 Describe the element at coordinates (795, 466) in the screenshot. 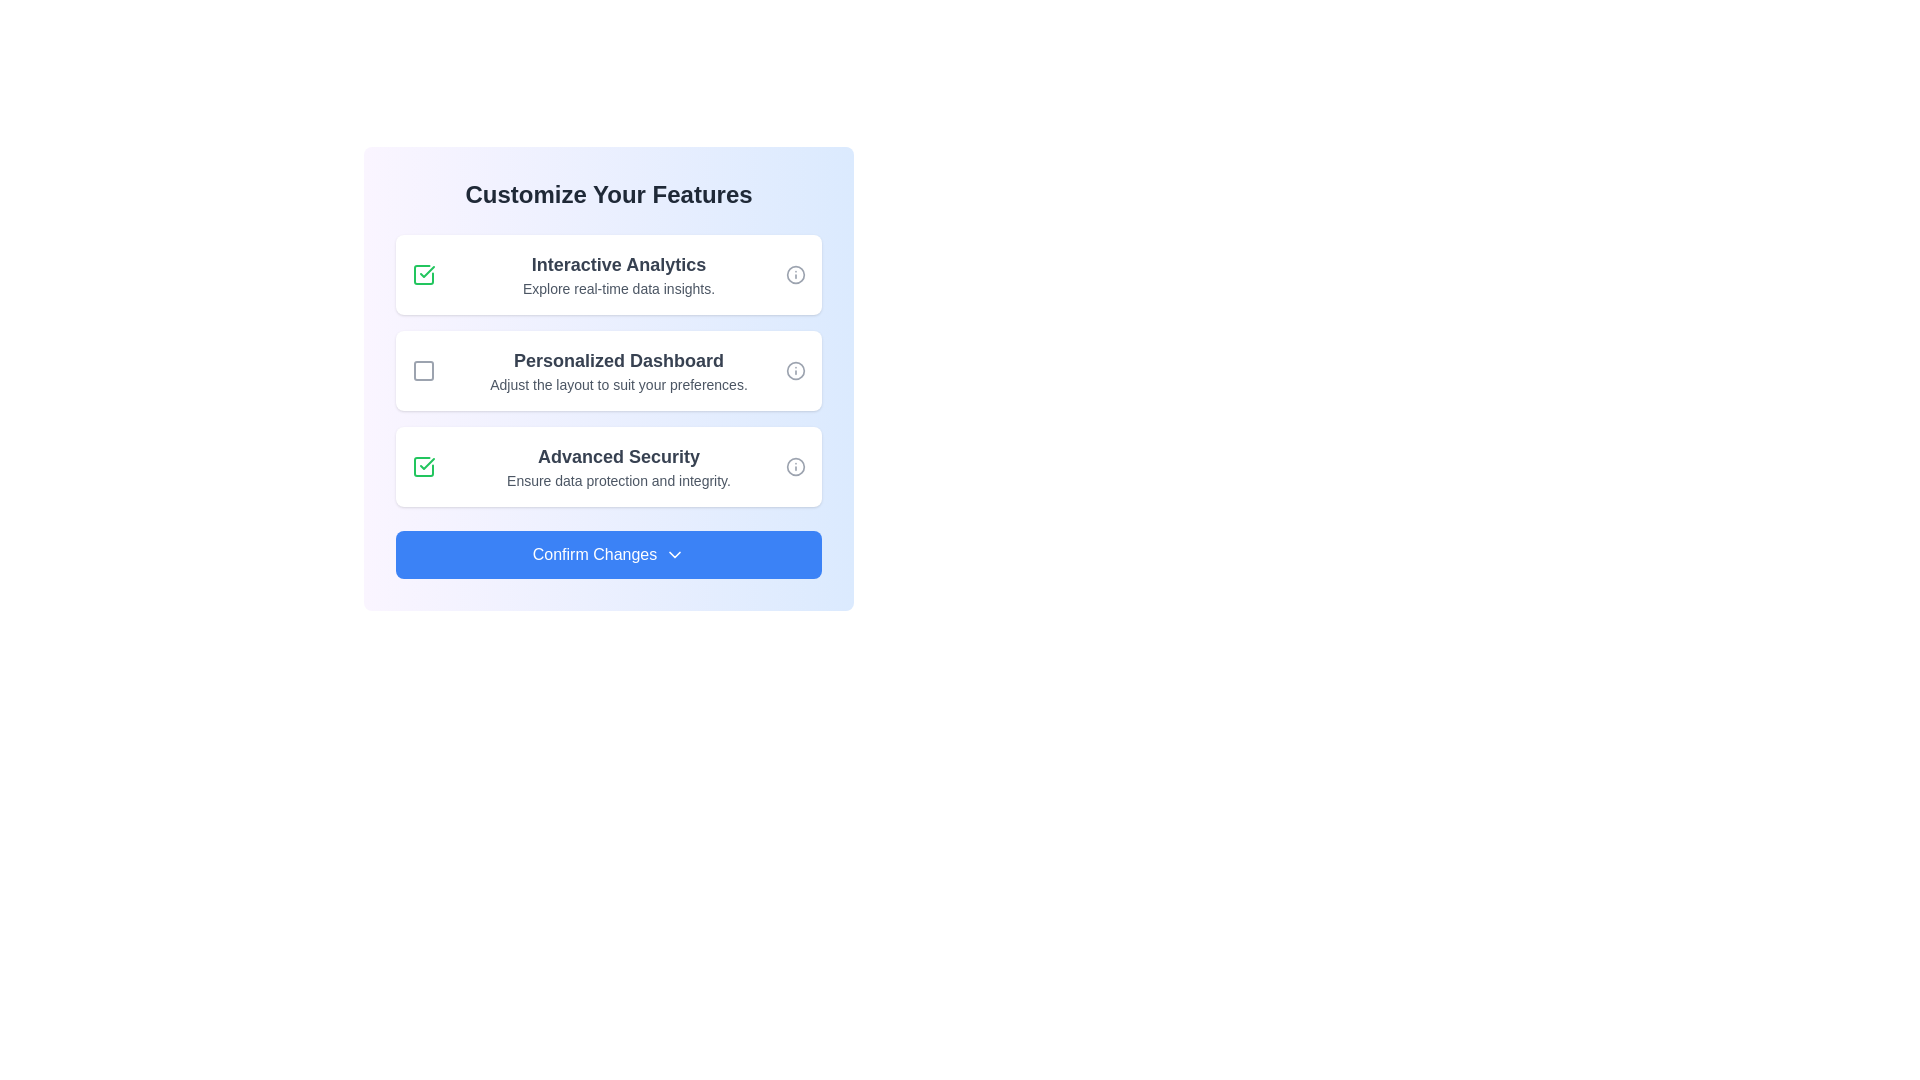

I see `the informational icon located to the far-right of the 'Advanced Security' option to retrieve more information` at that location.